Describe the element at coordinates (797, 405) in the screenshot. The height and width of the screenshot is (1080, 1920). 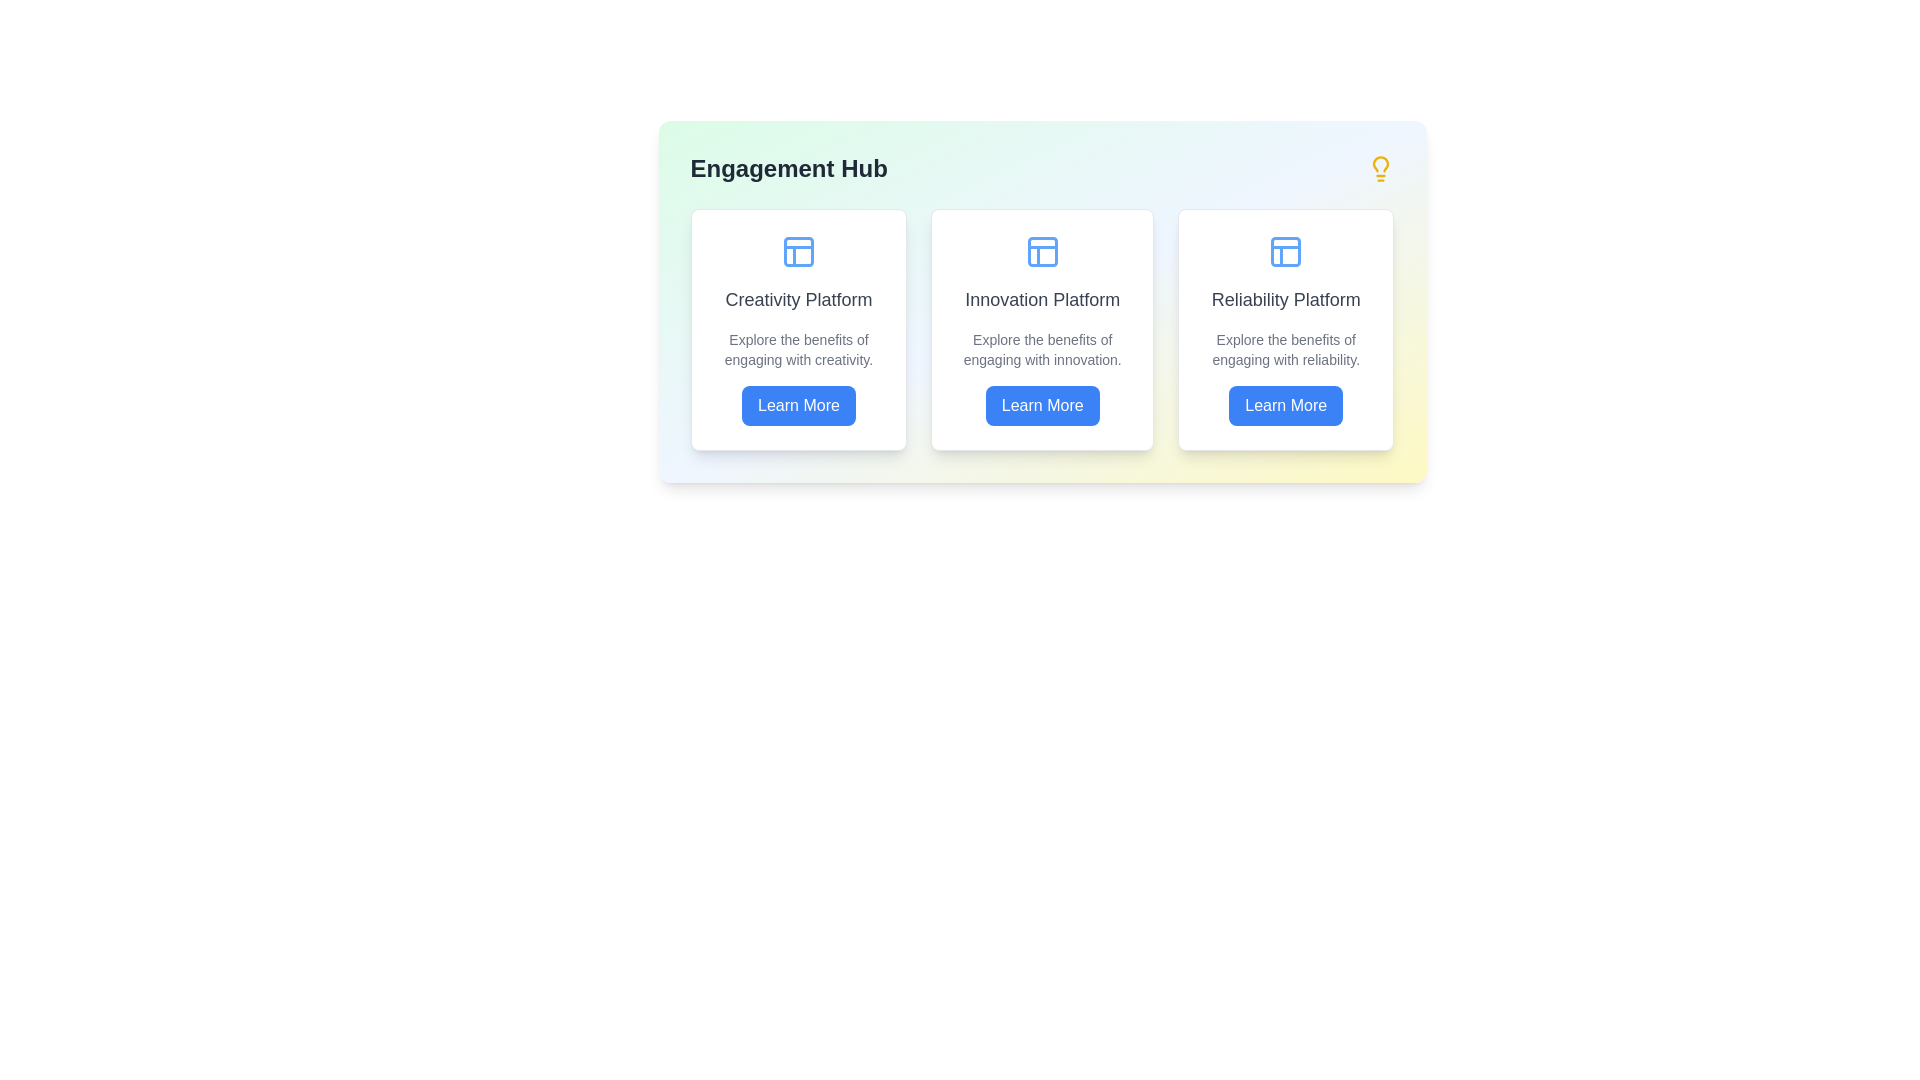
I see `the 'Learn More' button, which is a rectangular button with a blue background and white text located at the bottom center of the 'Creativity Platform' card` at that location.